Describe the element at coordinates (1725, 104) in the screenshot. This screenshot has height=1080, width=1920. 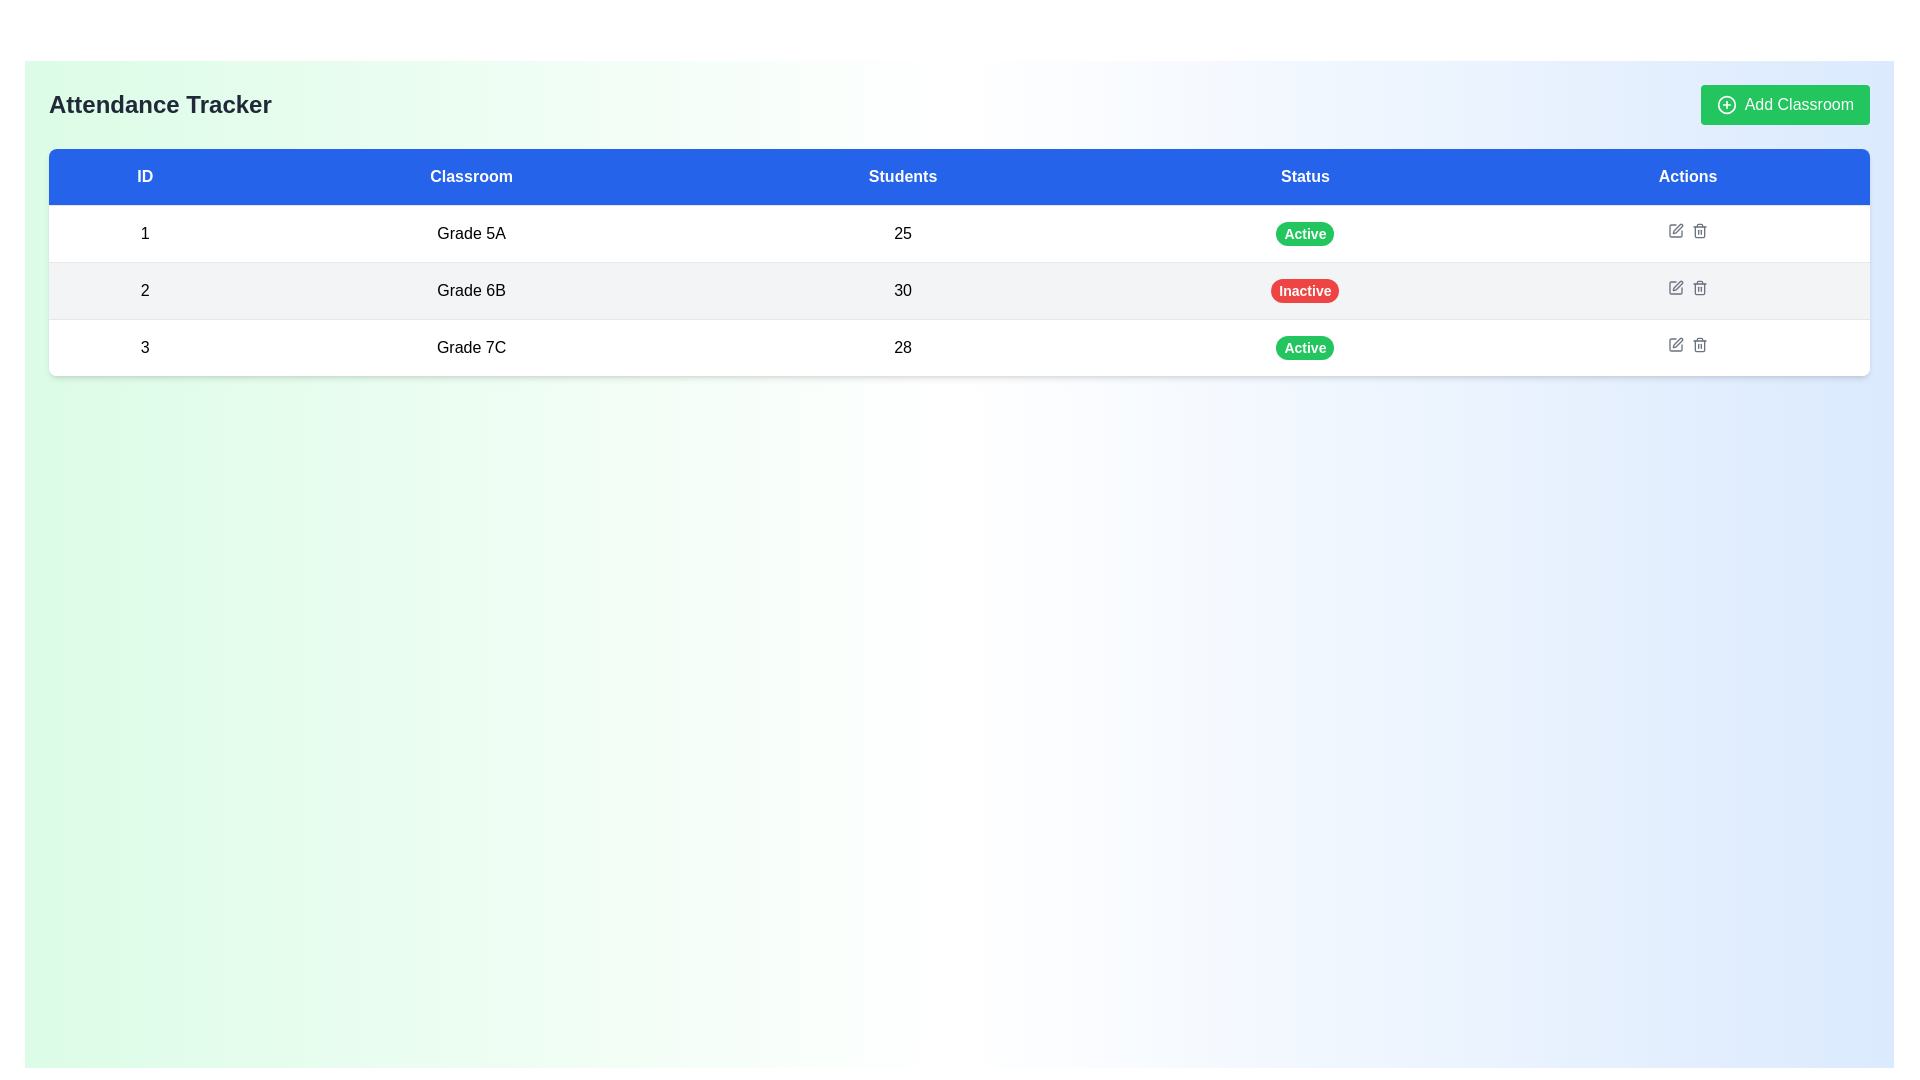
I see `the circular icon that visually complements the 'Add Classroom' button` at that location.